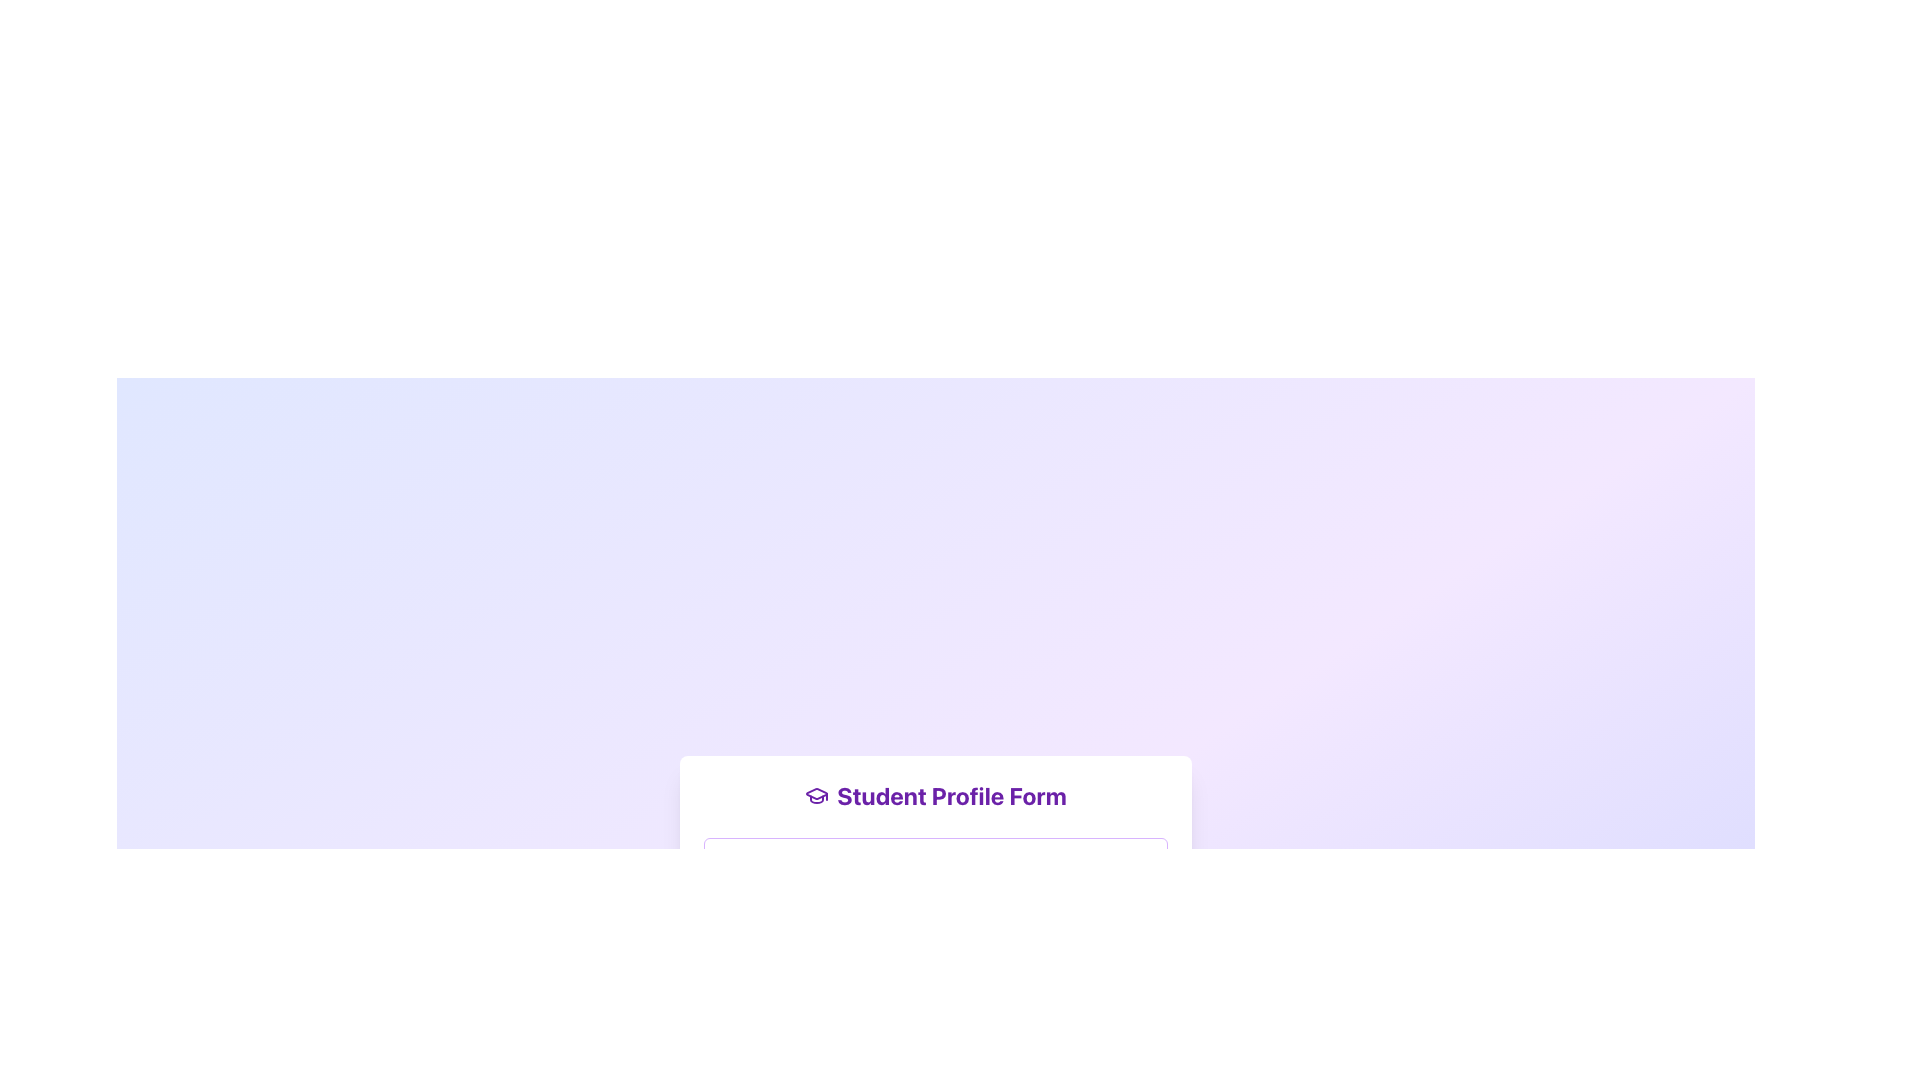 Image resolution: width=1920 pixels, height=1080 pixels. Describe the element at coordinates (817, 793) in the screenshot. I see `the main body of the graduation cap icon, which visually represents education or student-related content, centrally aligned over the title text` at that location.